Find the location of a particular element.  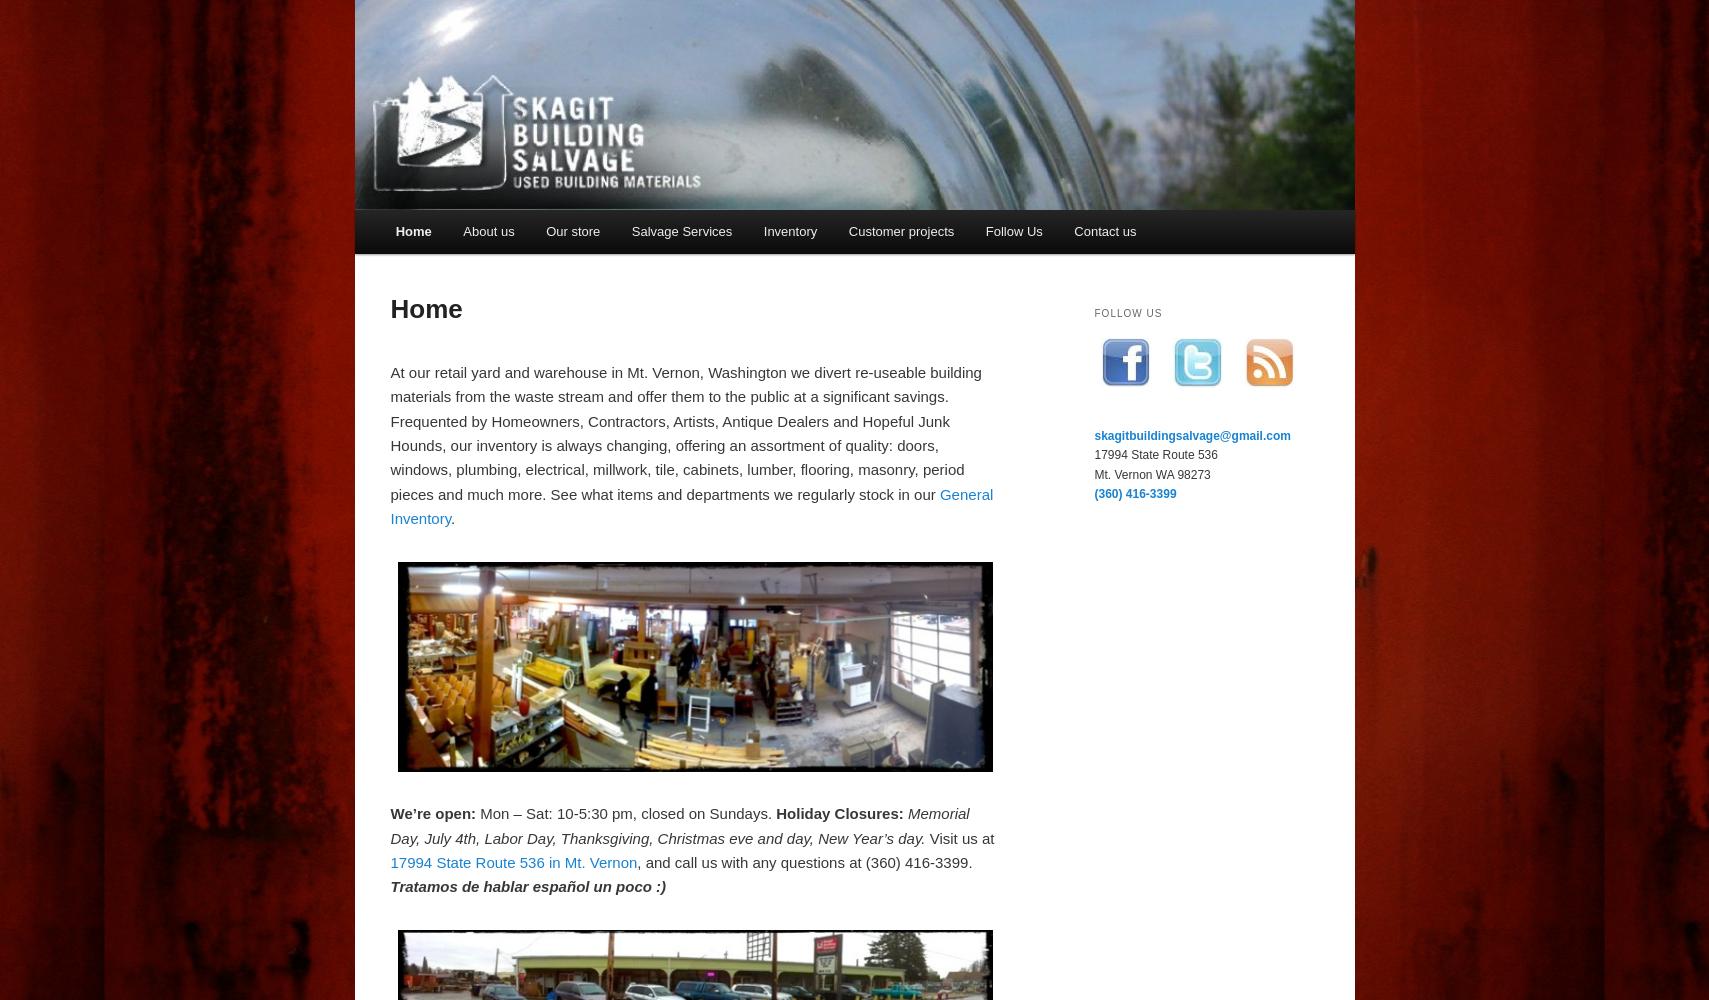

'Mon – Sat: 10-5:30 pm, closed on Sundays.' is located at coordinates (474, 812).